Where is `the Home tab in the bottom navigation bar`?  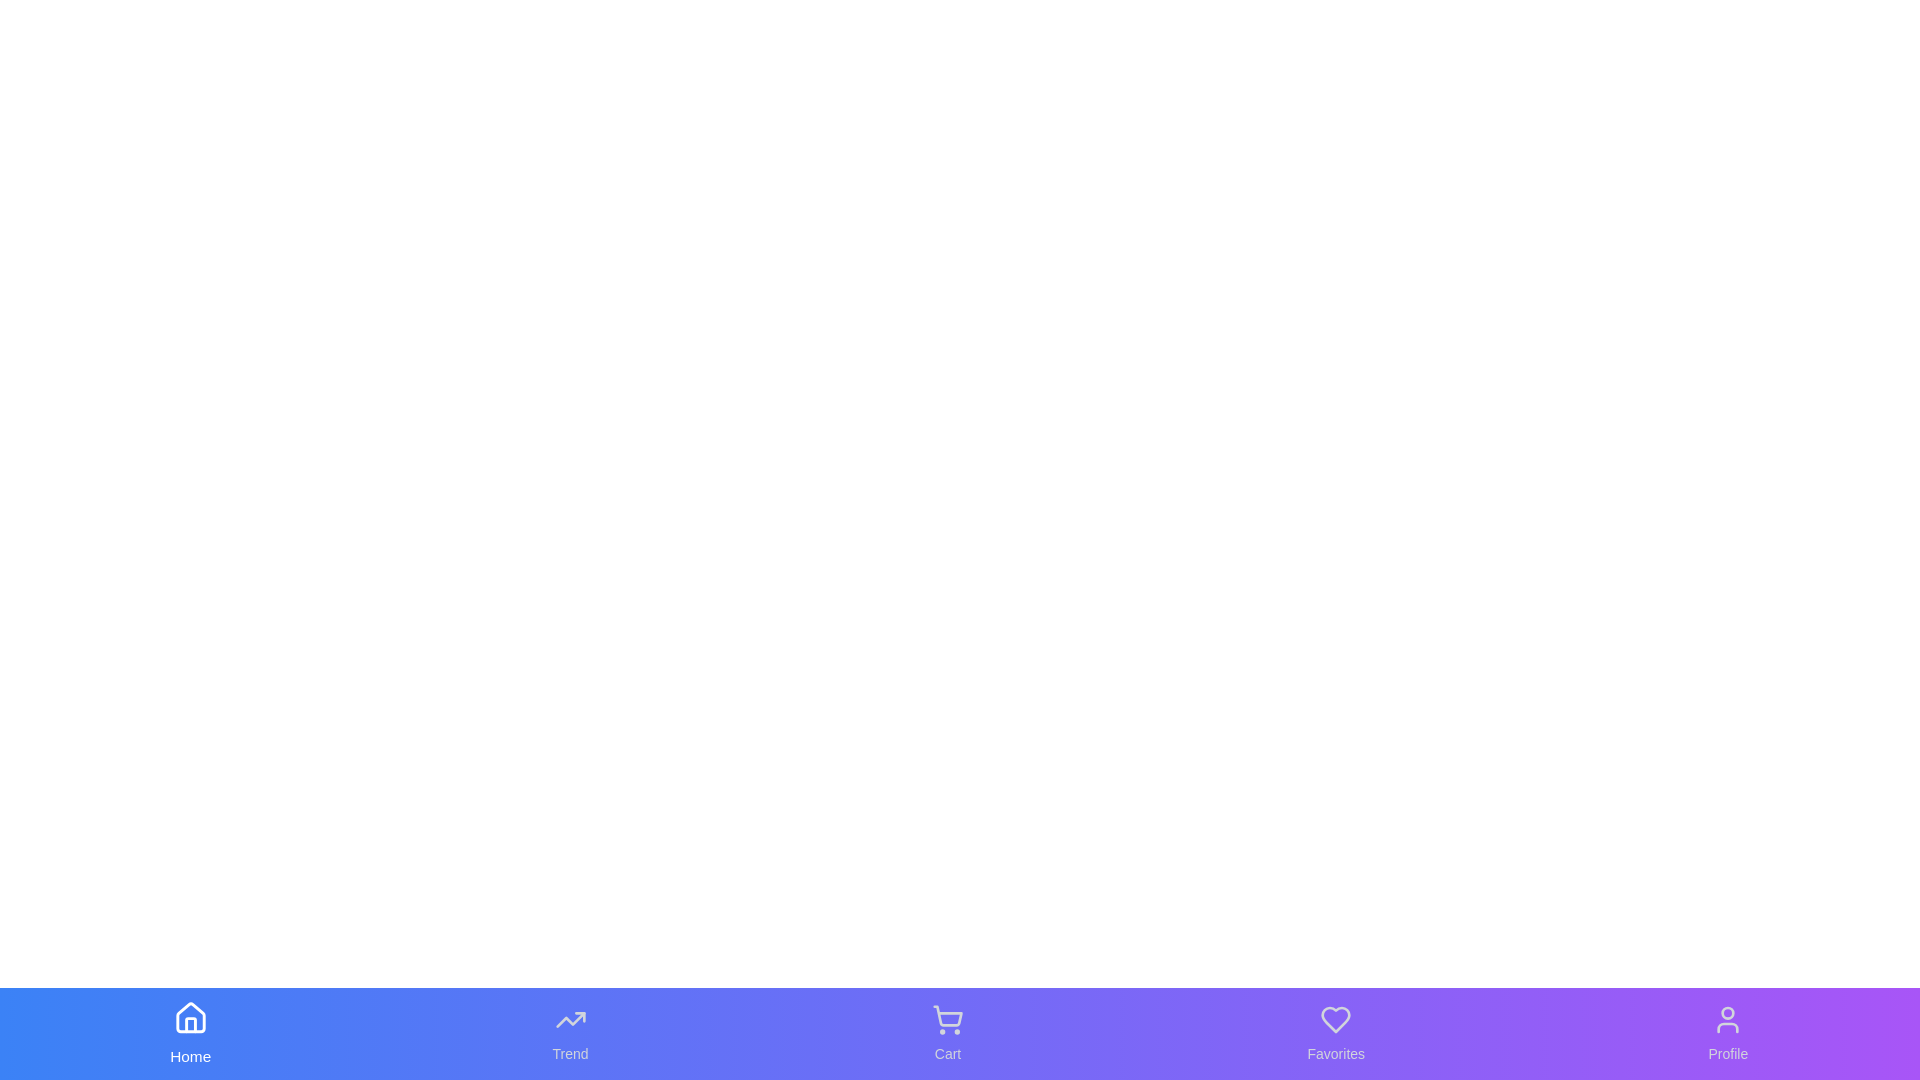
the Home tab in the bottom navigation bar is located at coordinates (190, 1033).